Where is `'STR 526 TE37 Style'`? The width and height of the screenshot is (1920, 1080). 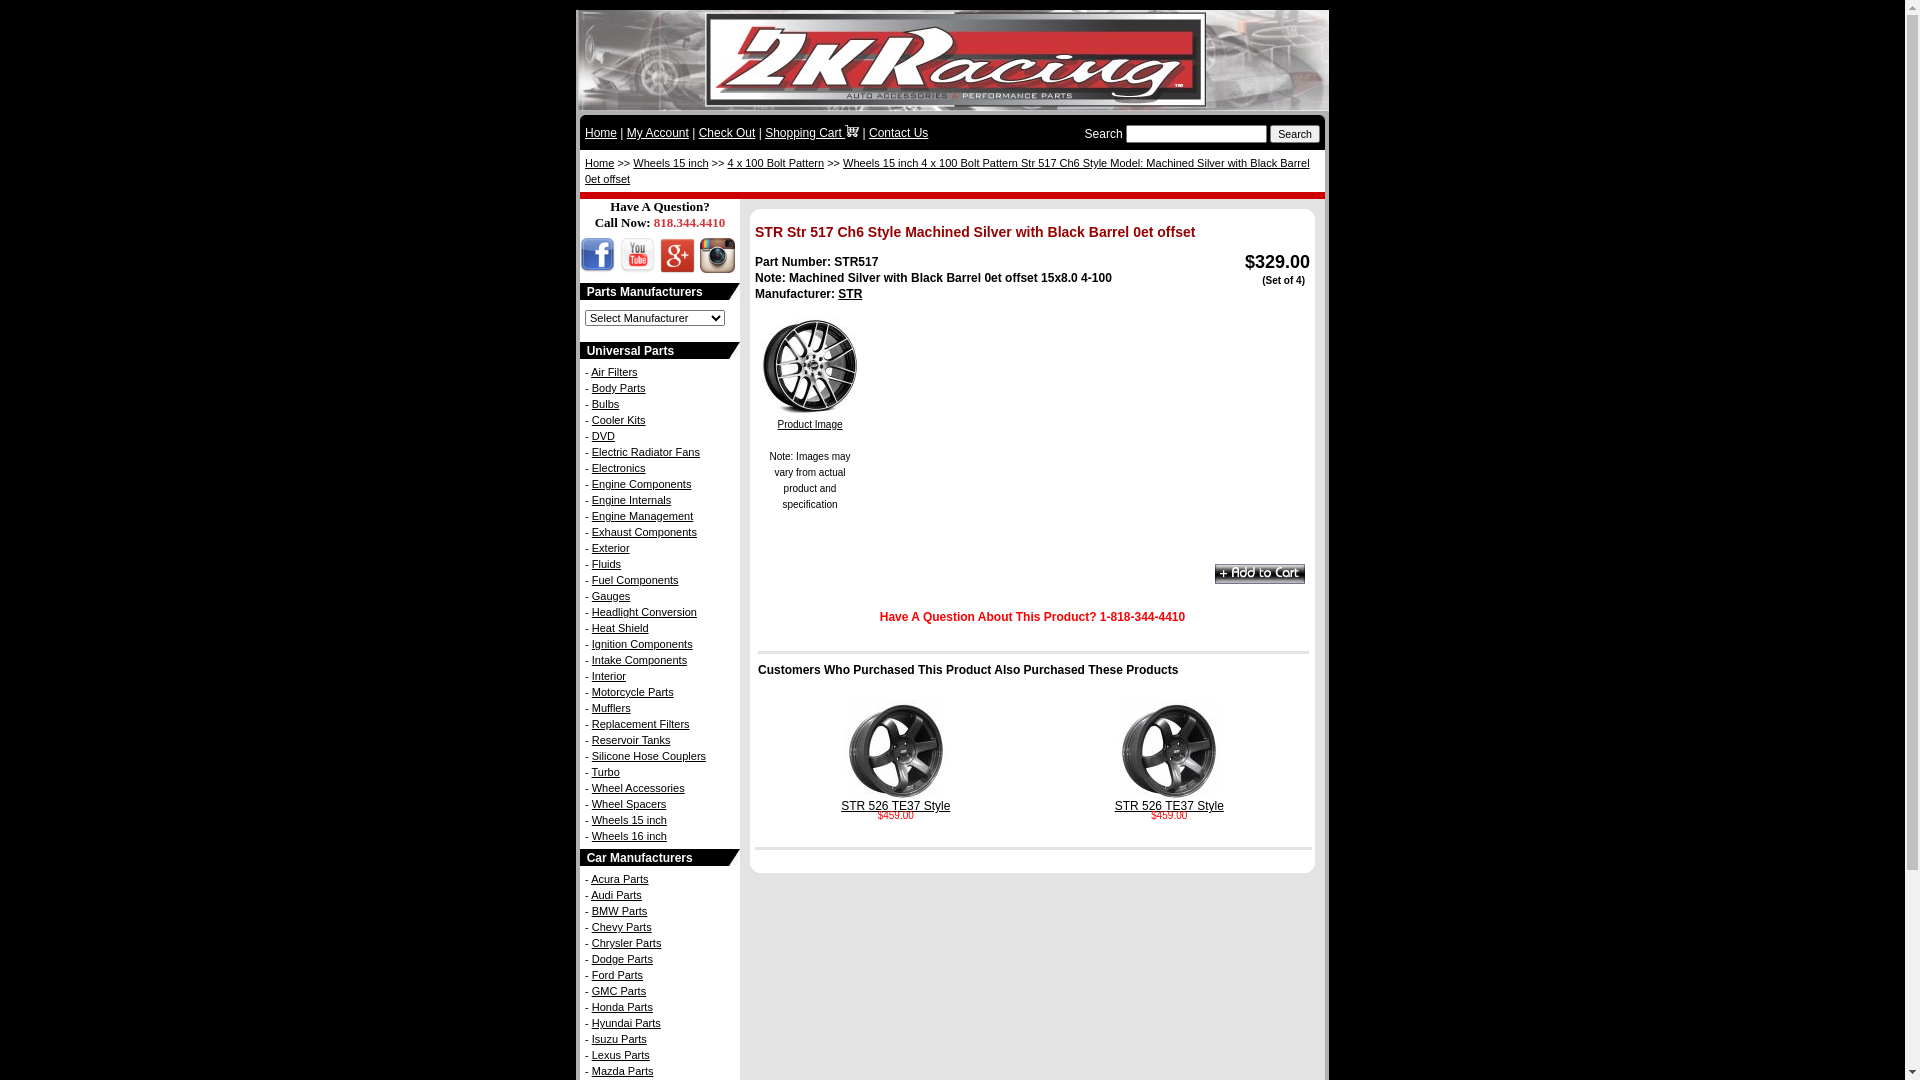 'STR 526 TE37 Style' is located at coordinates (840, 800).